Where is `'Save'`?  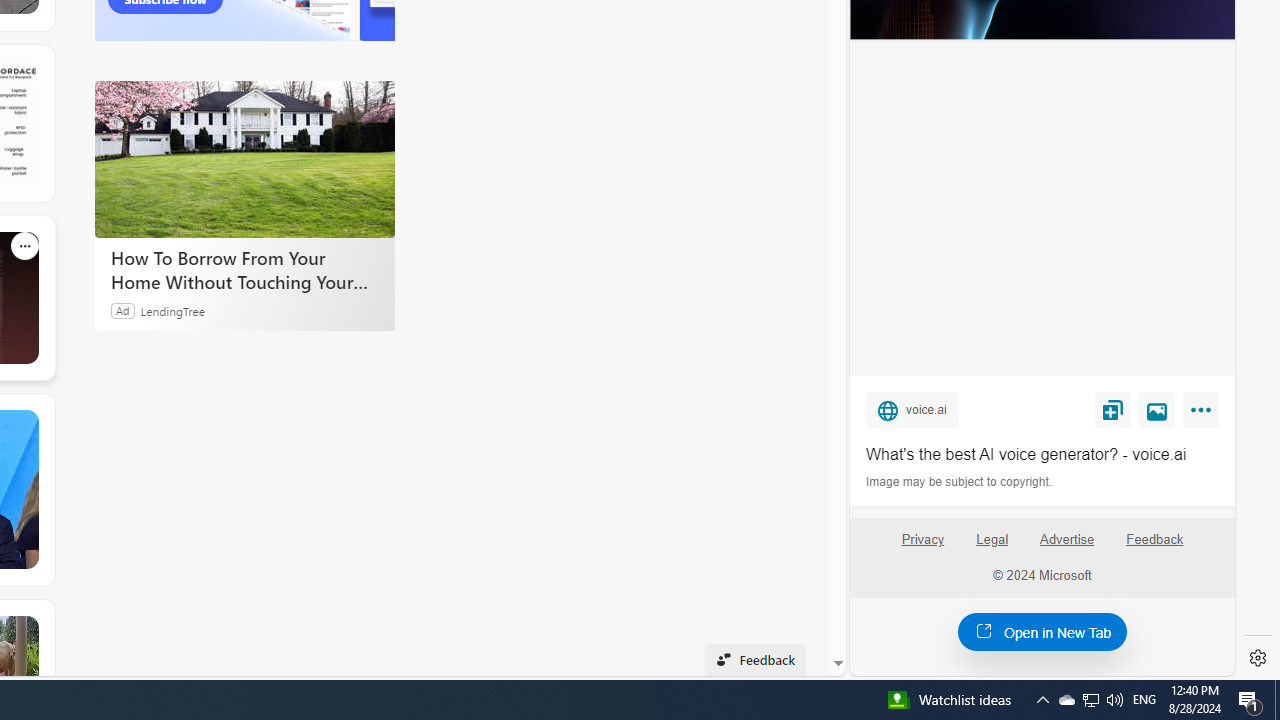
'Save' is located at coordinates (1111, 408).